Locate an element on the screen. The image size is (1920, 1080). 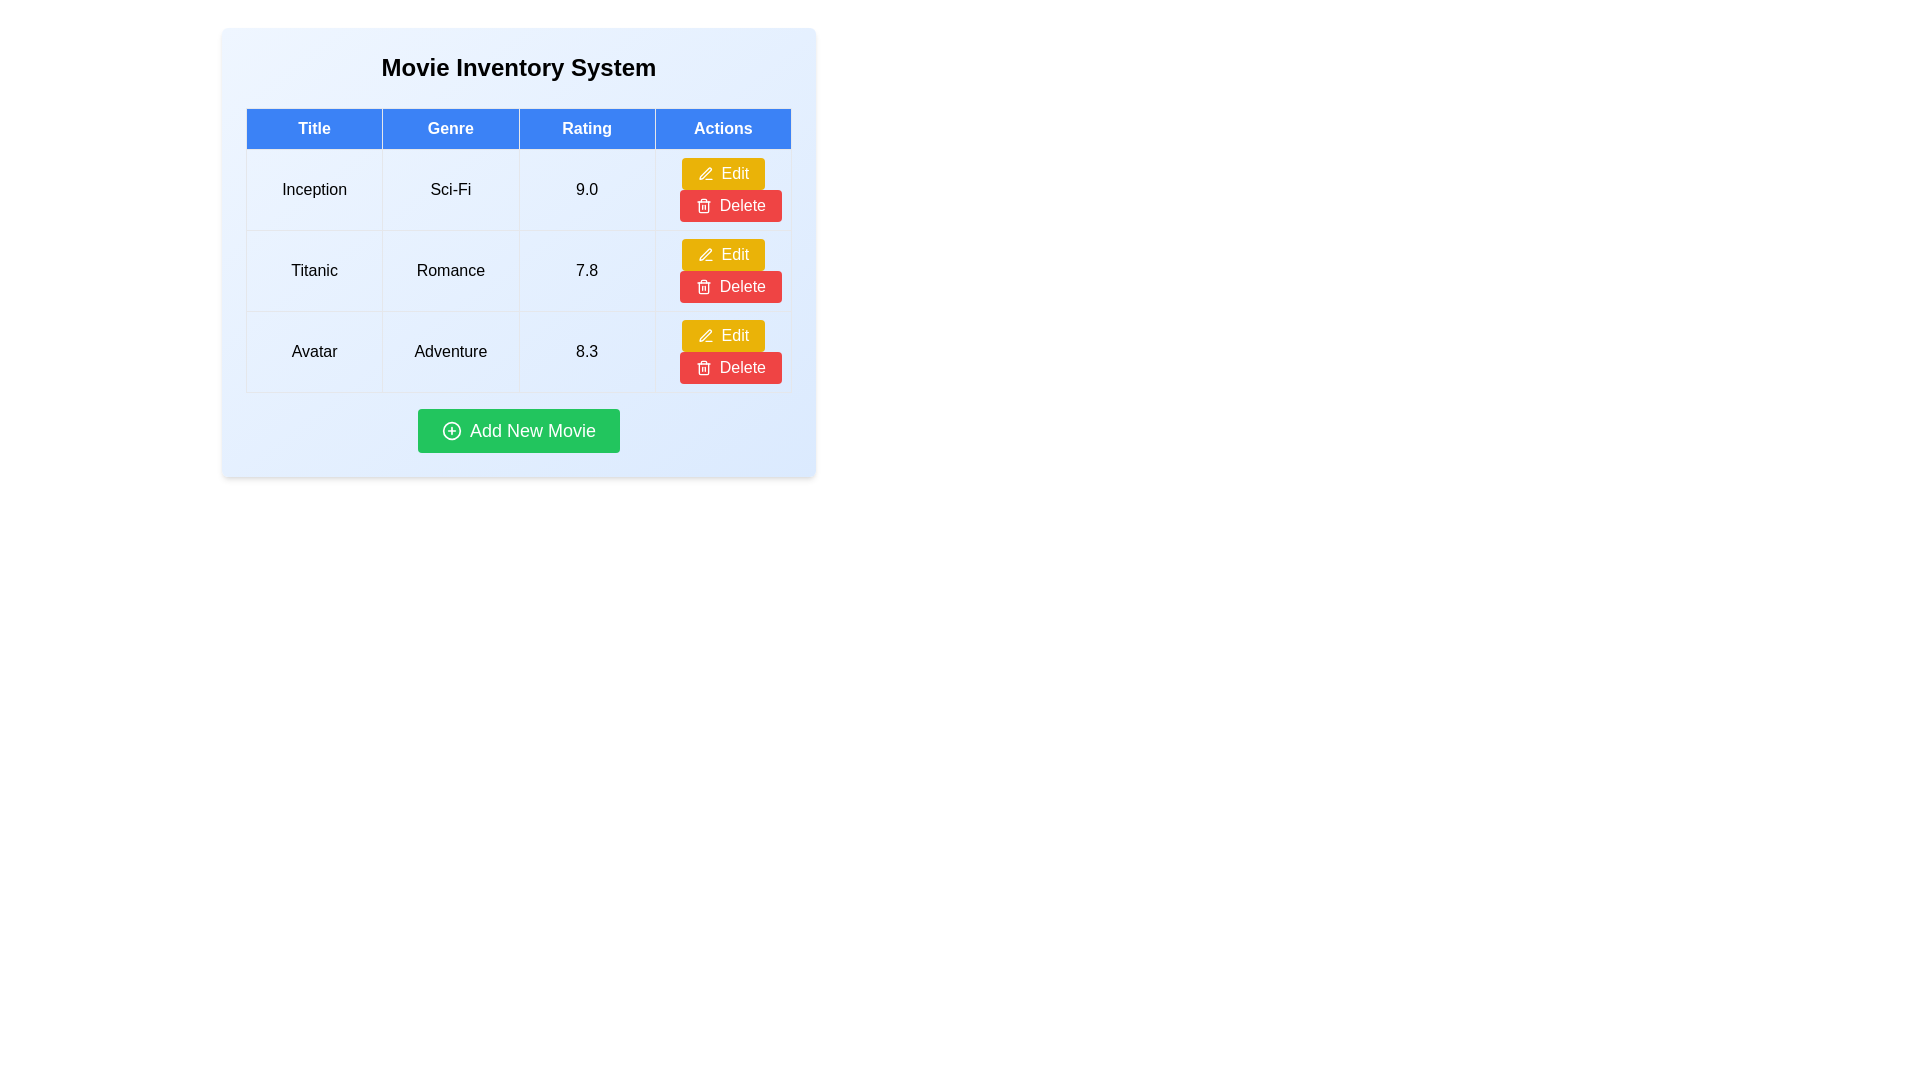
the 'Genre' Table Header, which is the second header in a table, styled with a bold font and a blue rectangular box is located at coordinates (449, 128).